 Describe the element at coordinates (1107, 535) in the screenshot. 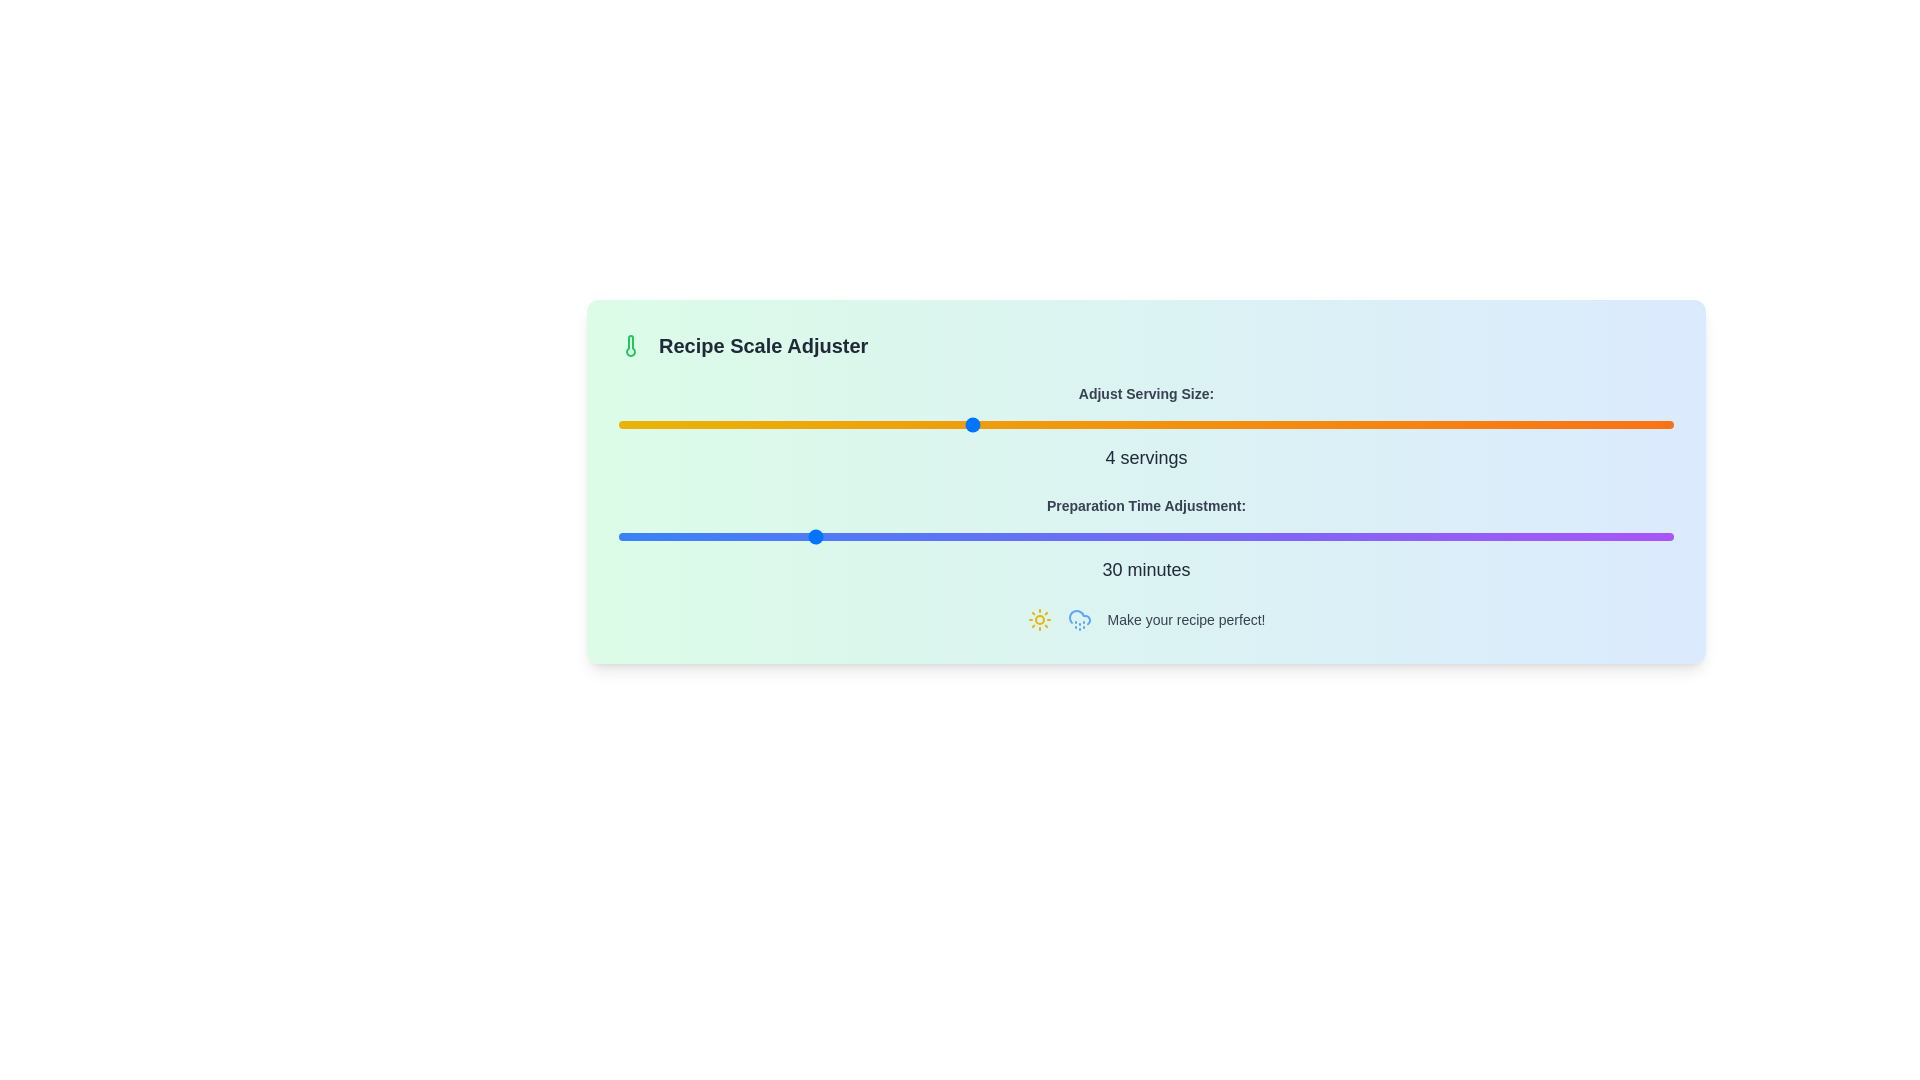

I see `preparation time adjustment` at that location.